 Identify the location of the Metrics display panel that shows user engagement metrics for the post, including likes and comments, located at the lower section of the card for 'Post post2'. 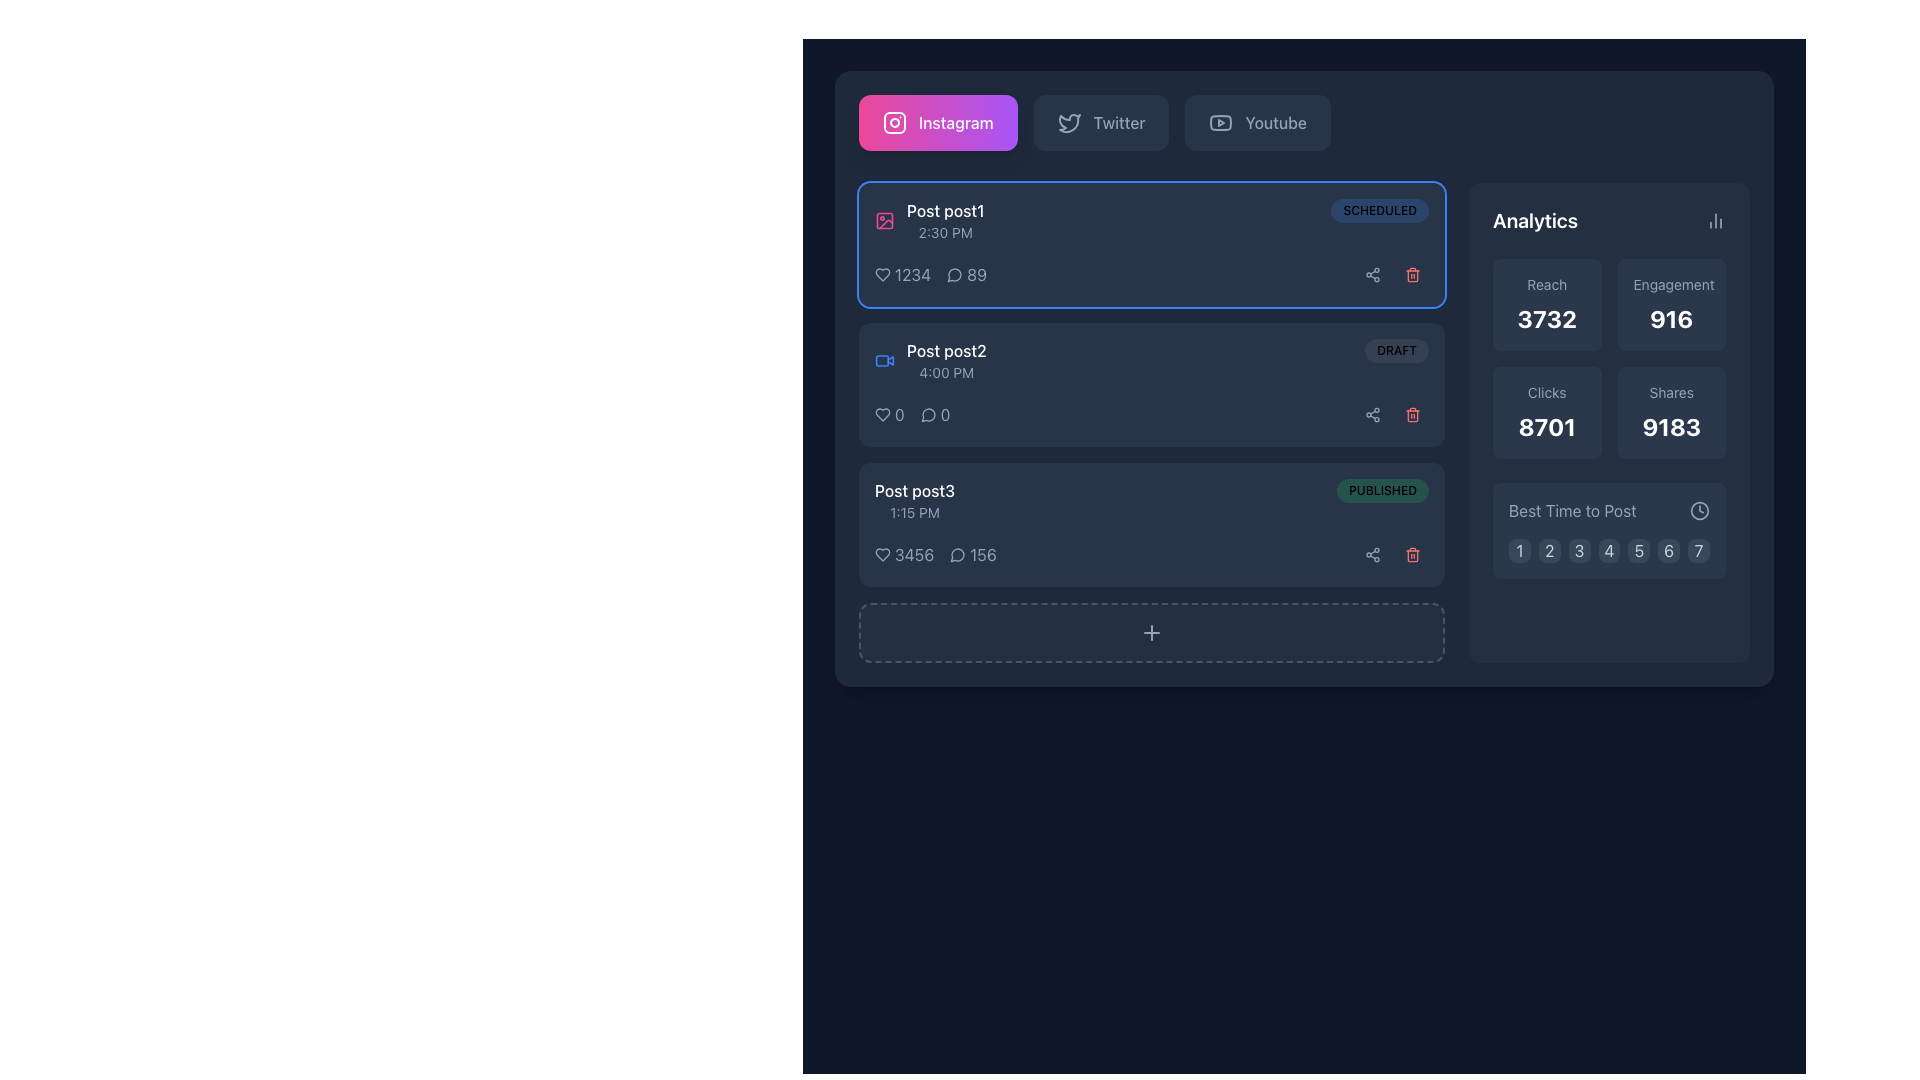
(911, 414).